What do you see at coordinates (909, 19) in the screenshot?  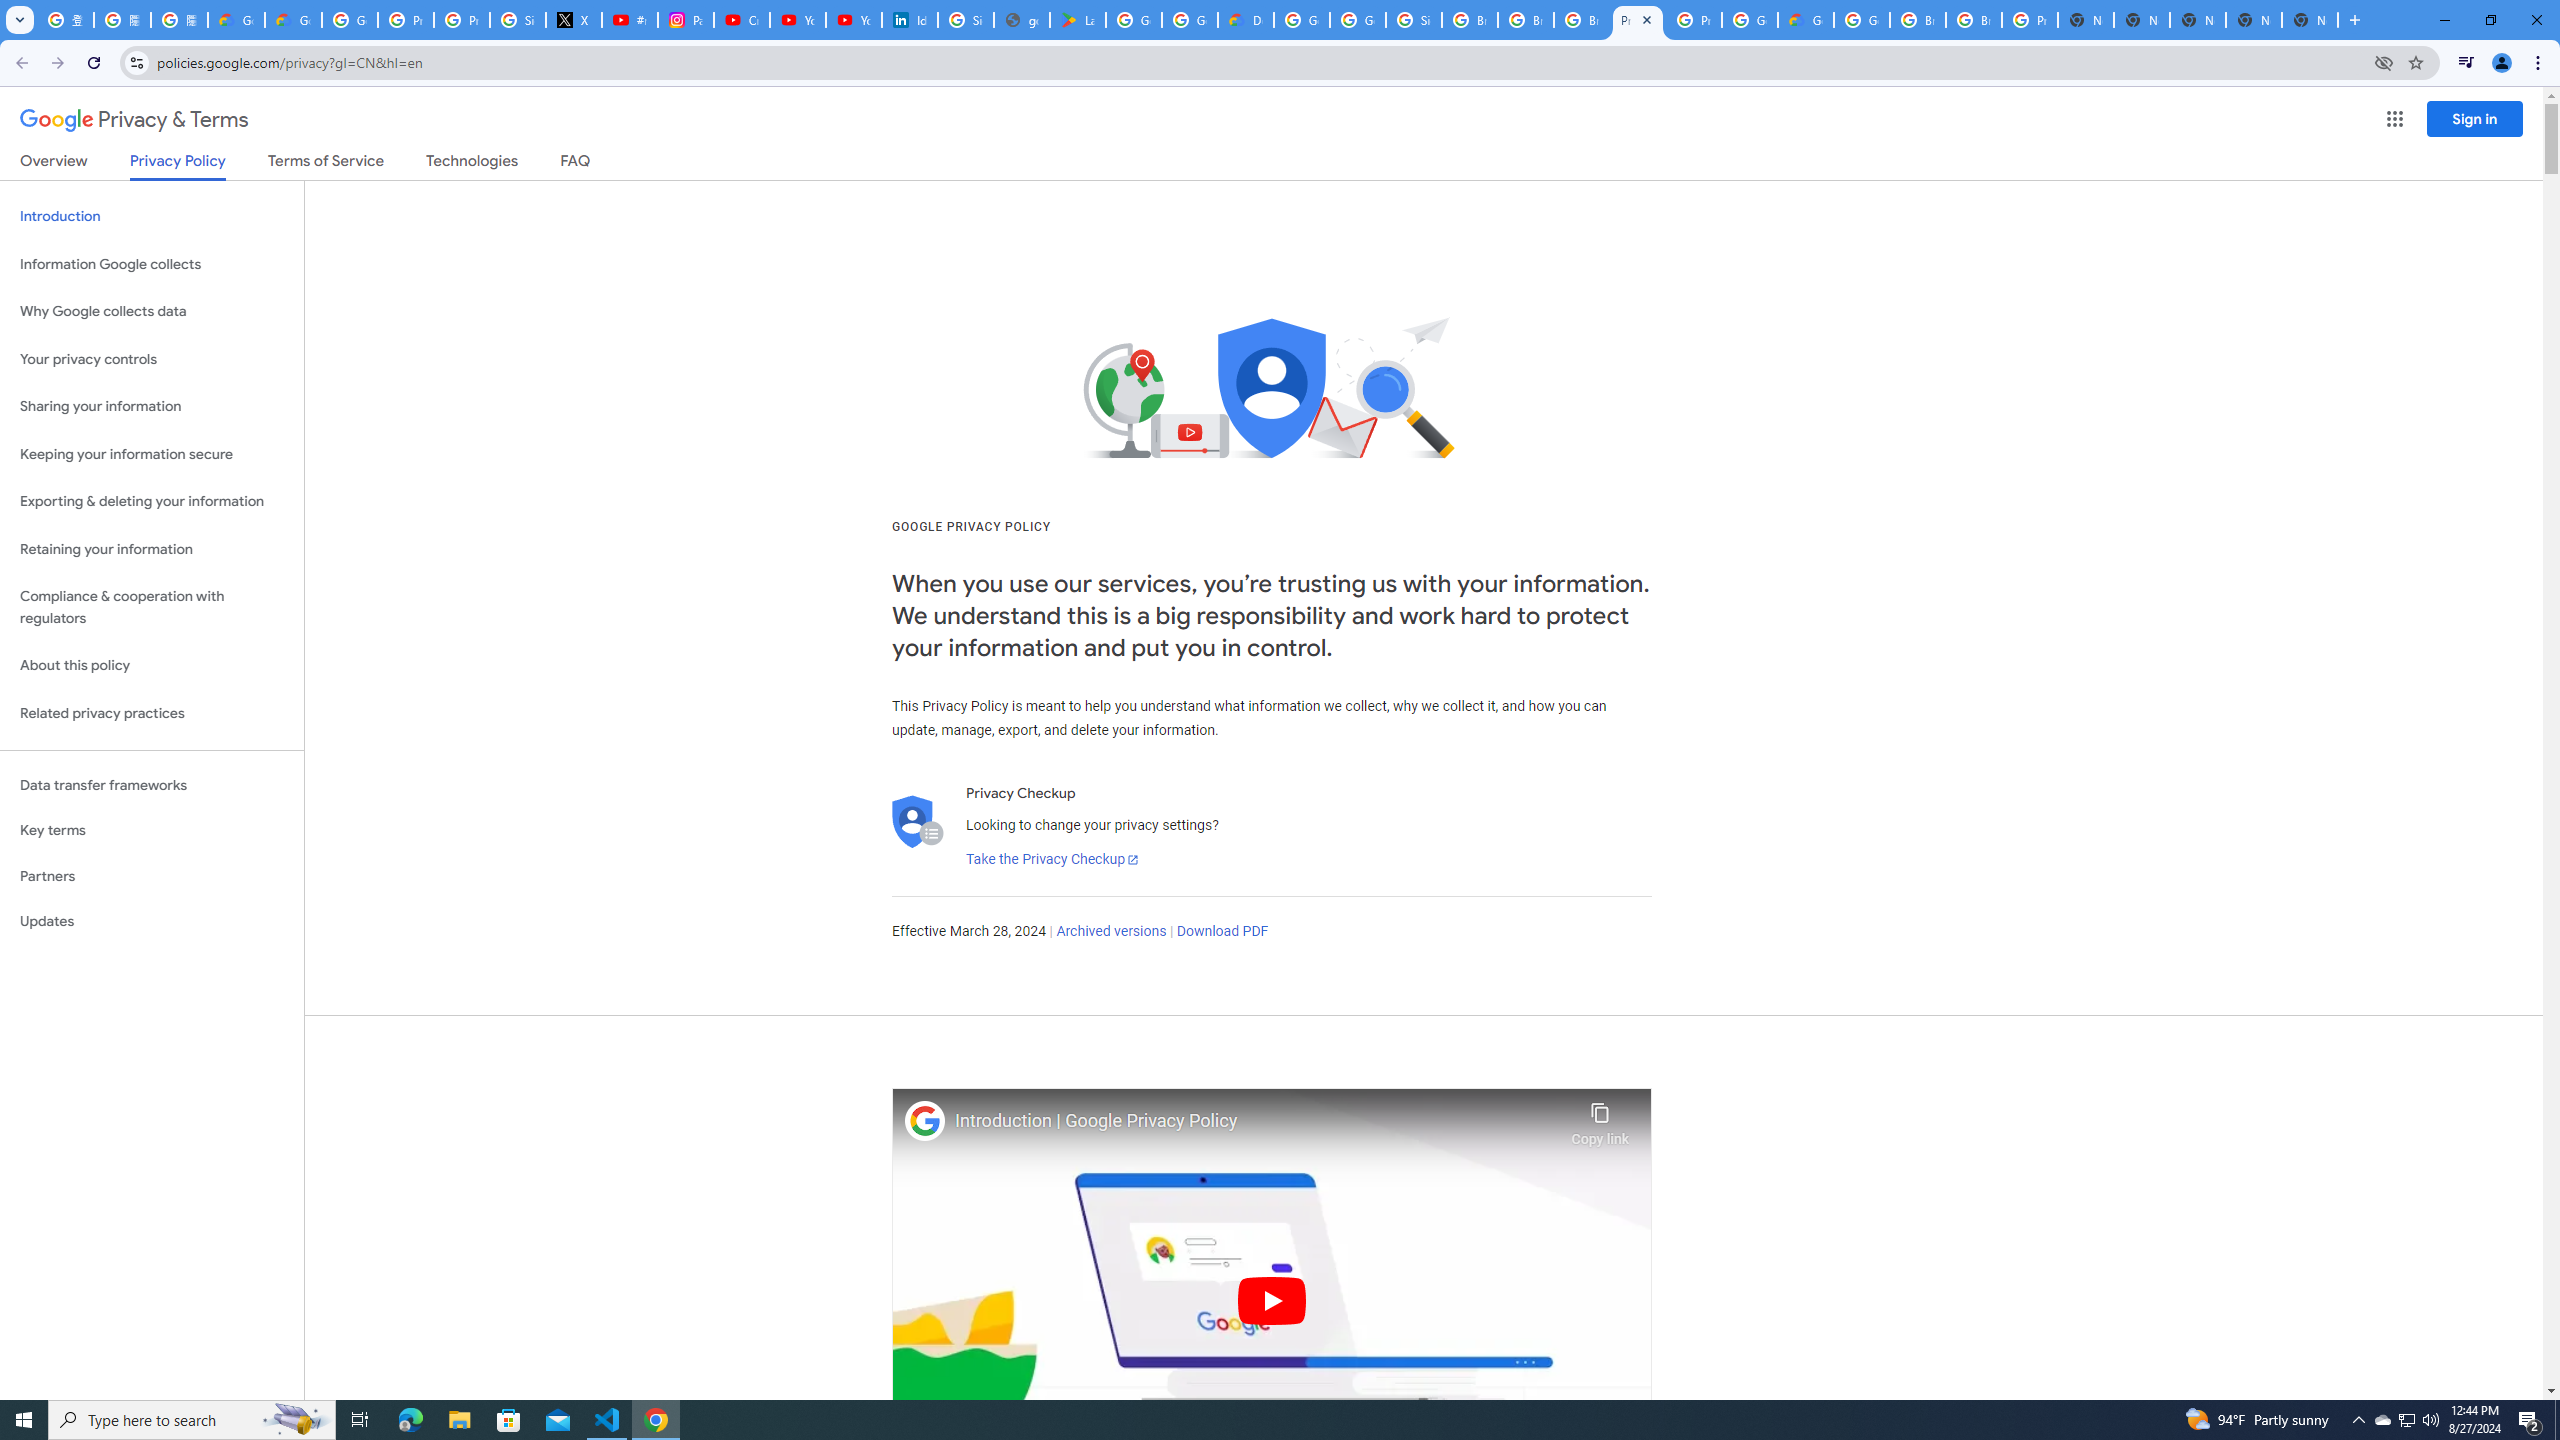 I see `'Identity verification via Persona | LinkedIn Help'` at bounding box center [909, 19].